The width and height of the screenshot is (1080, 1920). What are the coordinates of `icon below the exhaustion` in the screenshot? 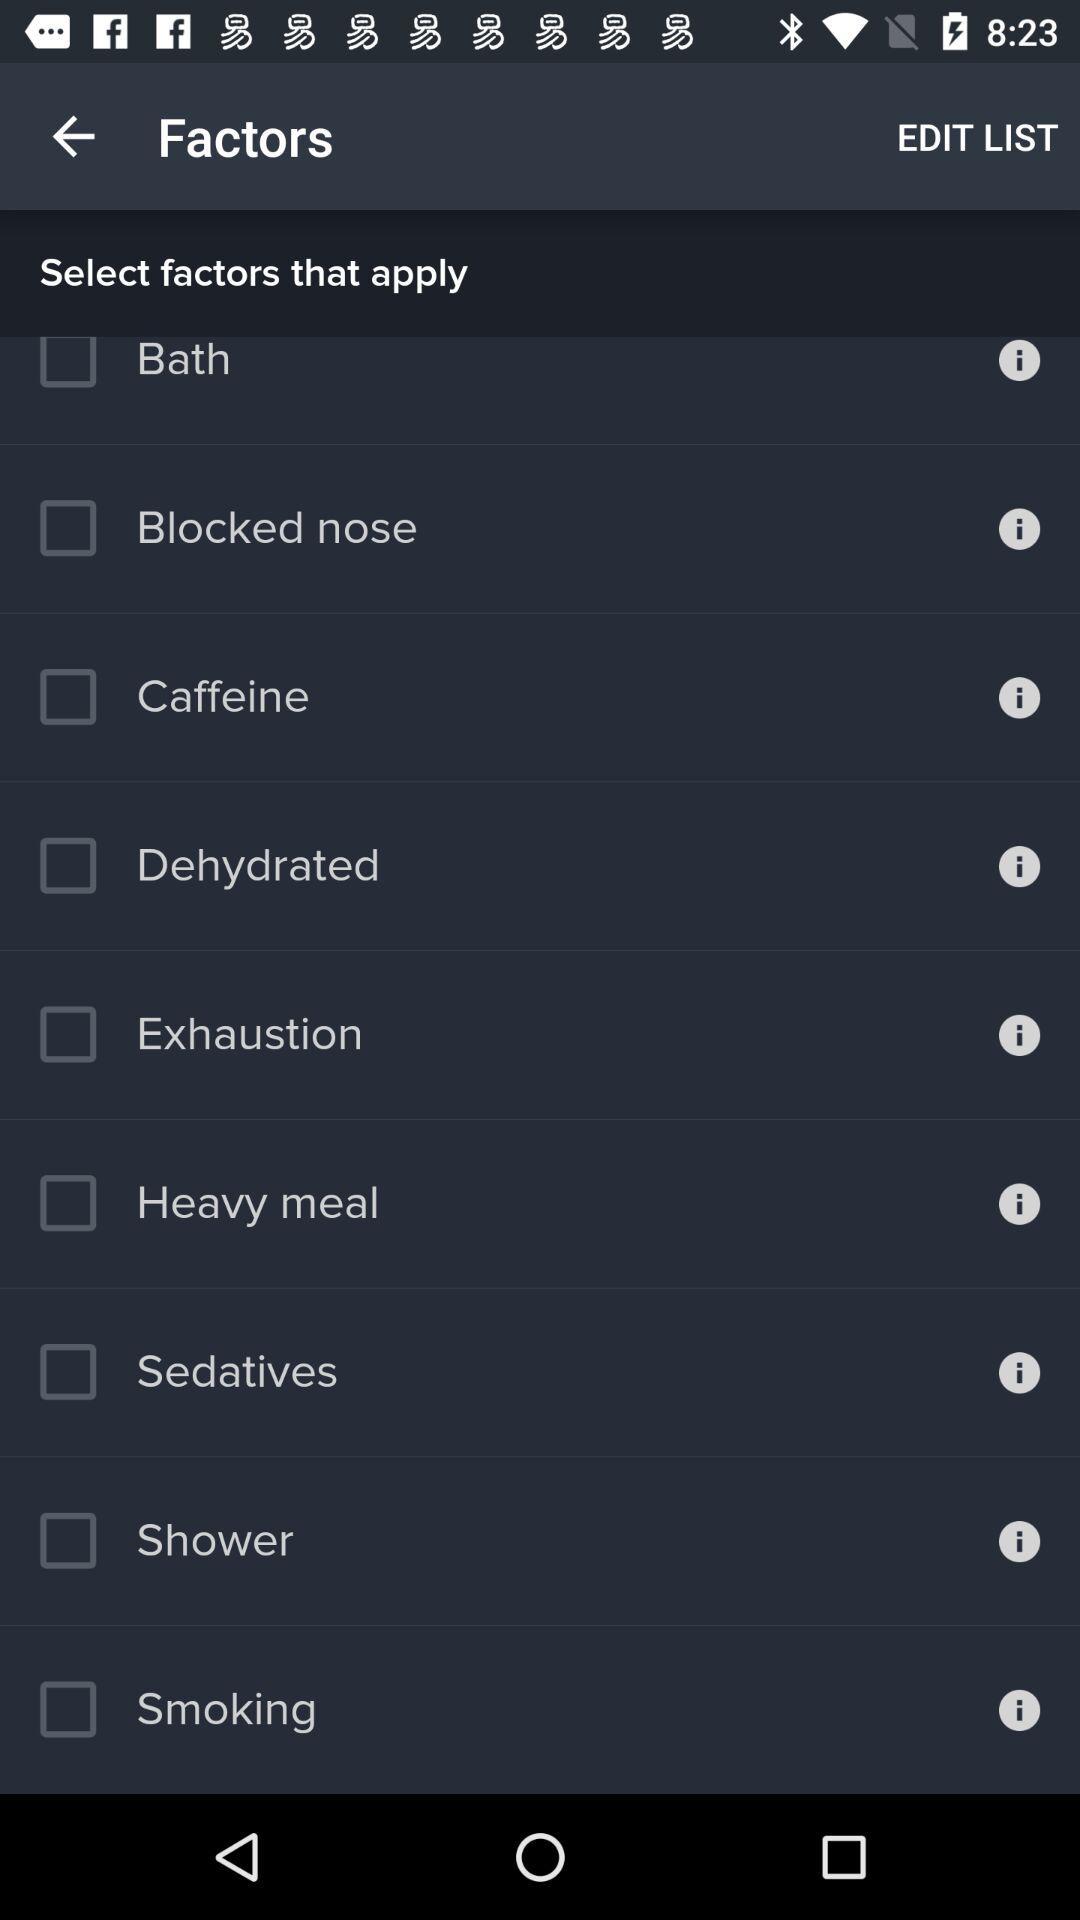 It's located at (209, 1202).